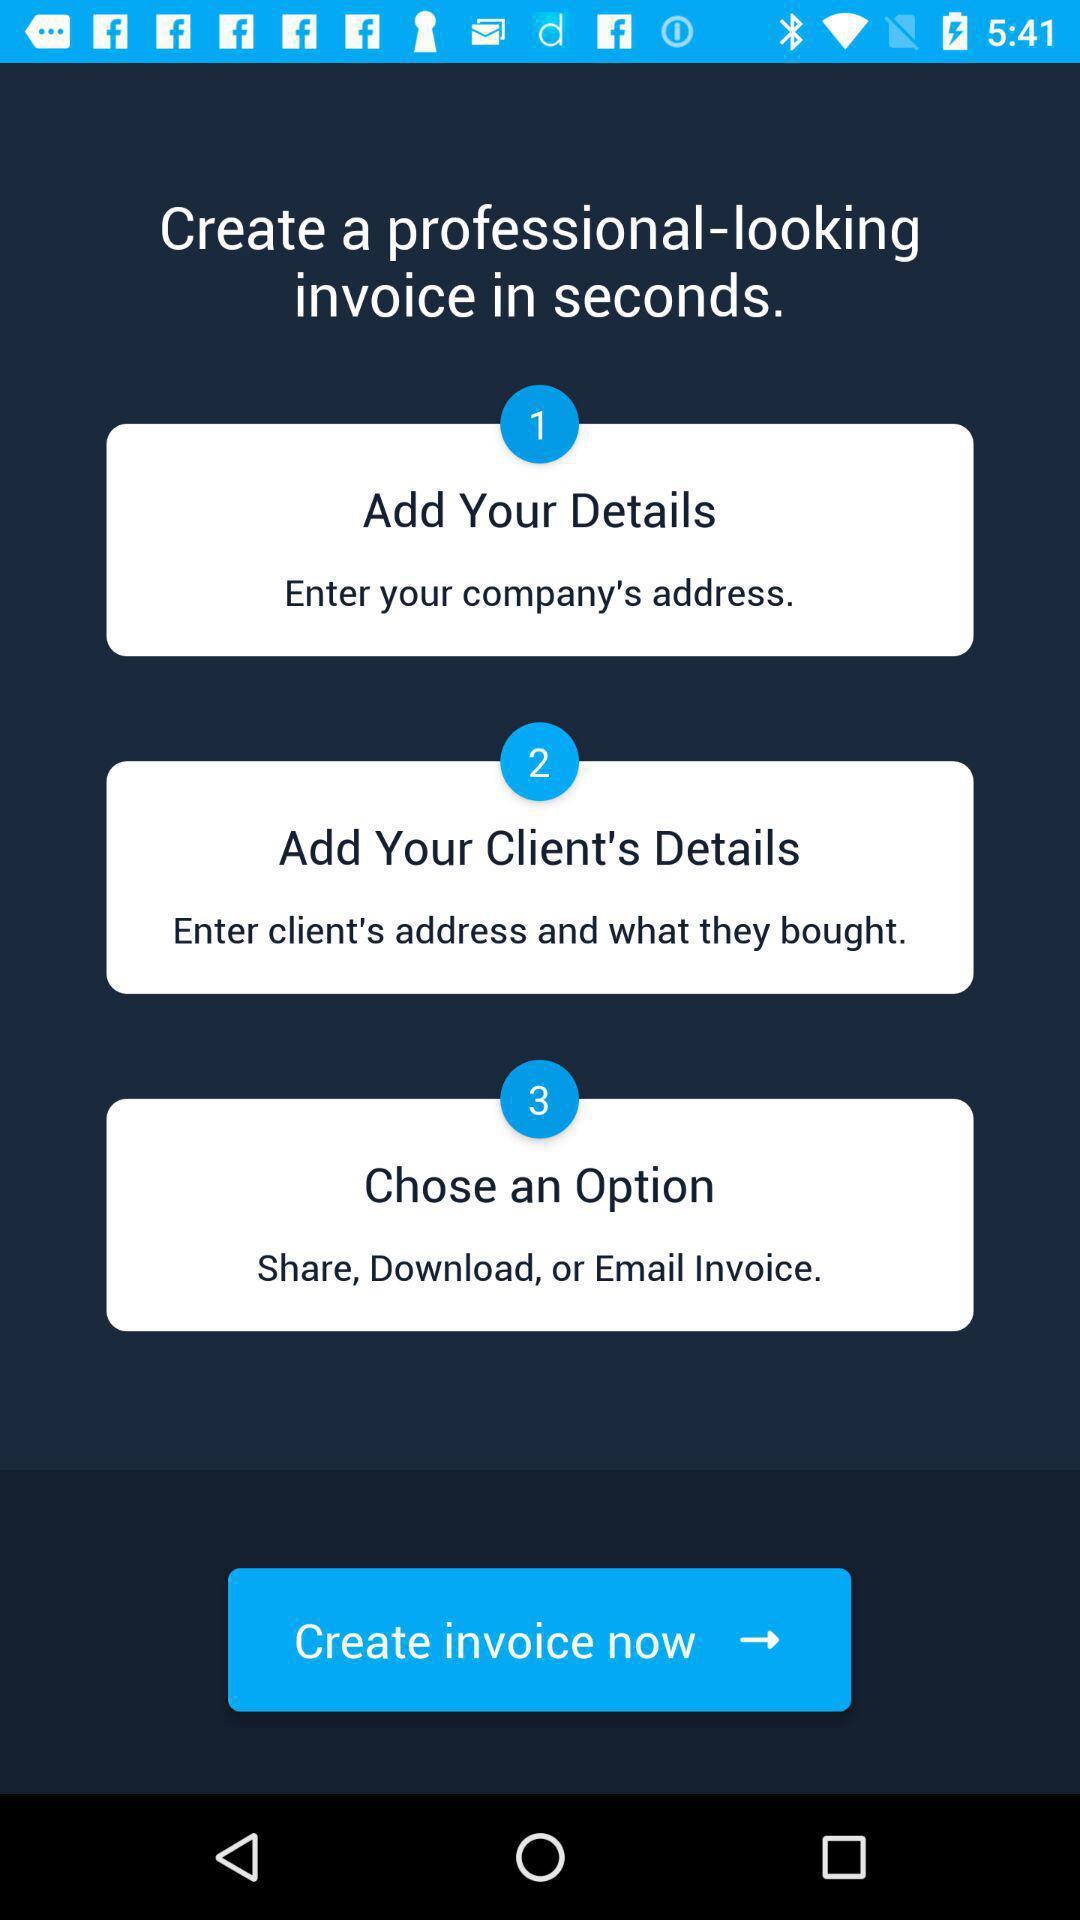 The height and width of the screenshot is (1920, 1080). Describe the element at coordinates (540, 1286) in the screenshot. I see `text called below choose an option` at that location.